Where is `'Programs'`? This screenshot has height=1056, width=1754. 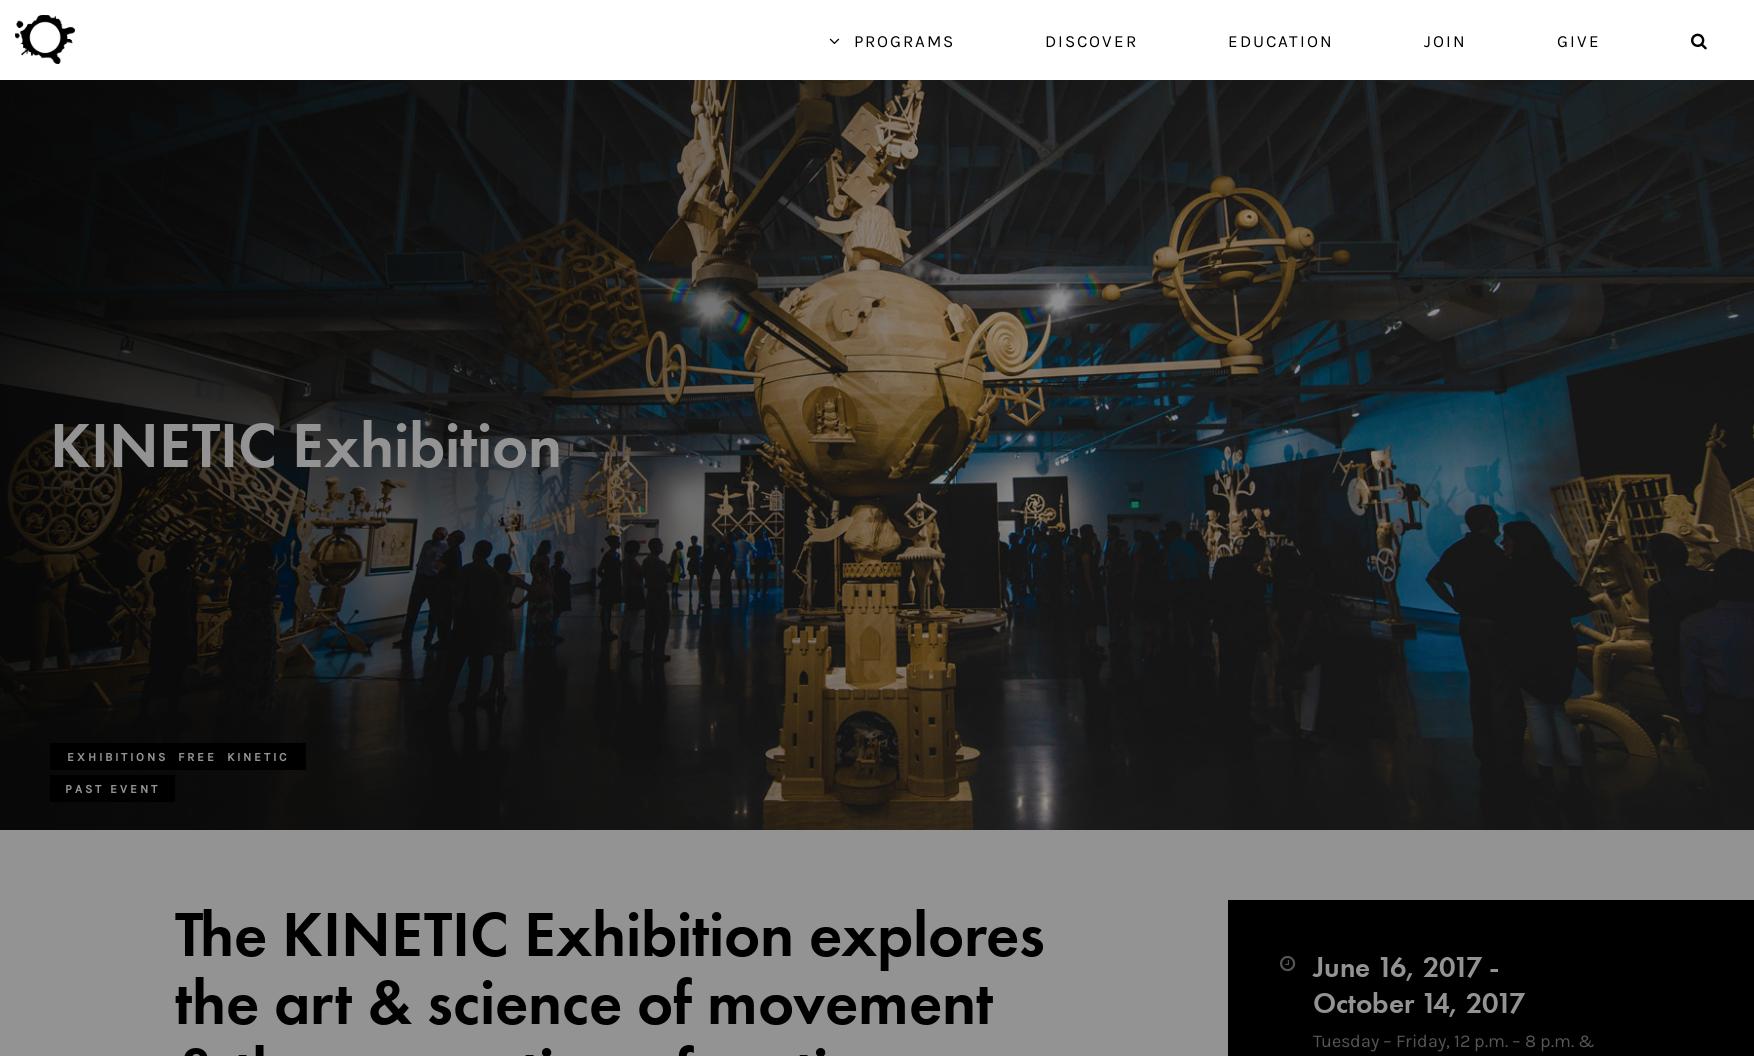 'Programs' is located at coordinates (898, 40).